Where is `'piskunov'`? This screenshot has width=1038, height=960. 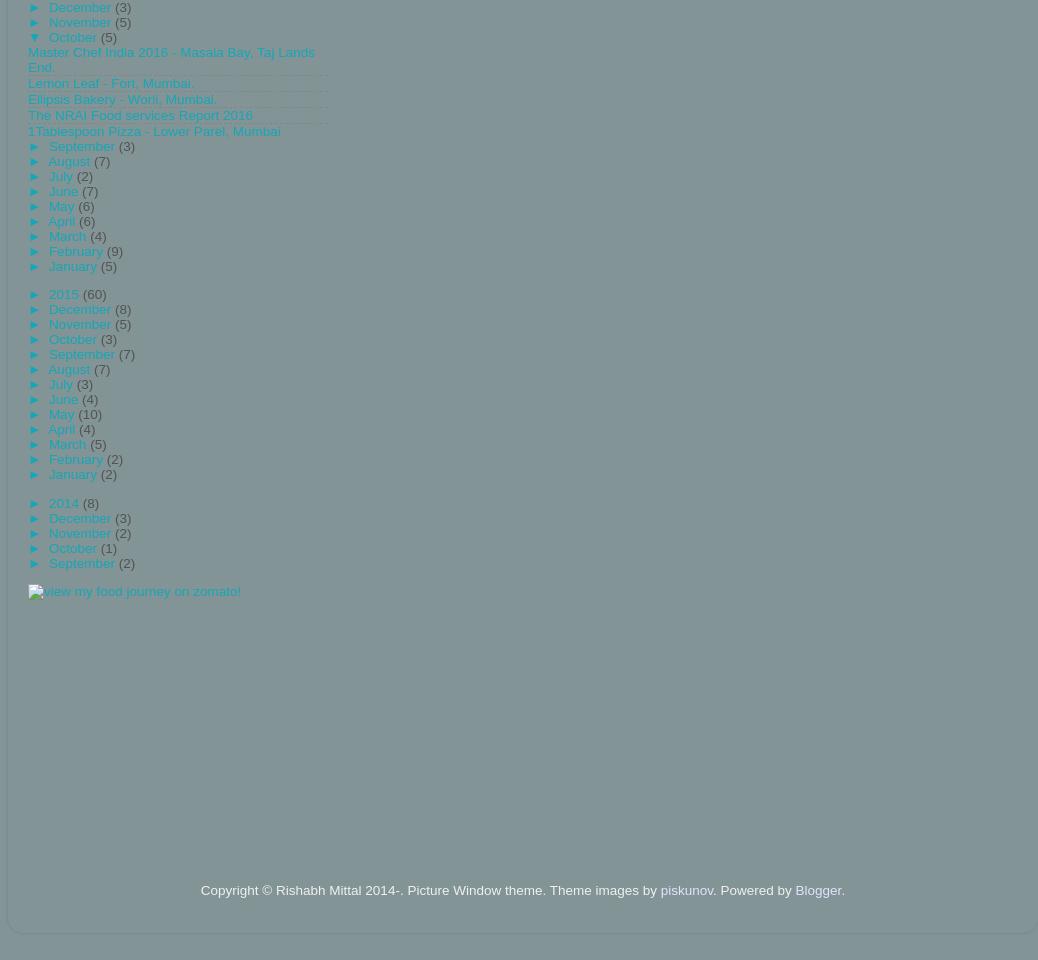 'piskunov' is located at coordinates (685, 889).